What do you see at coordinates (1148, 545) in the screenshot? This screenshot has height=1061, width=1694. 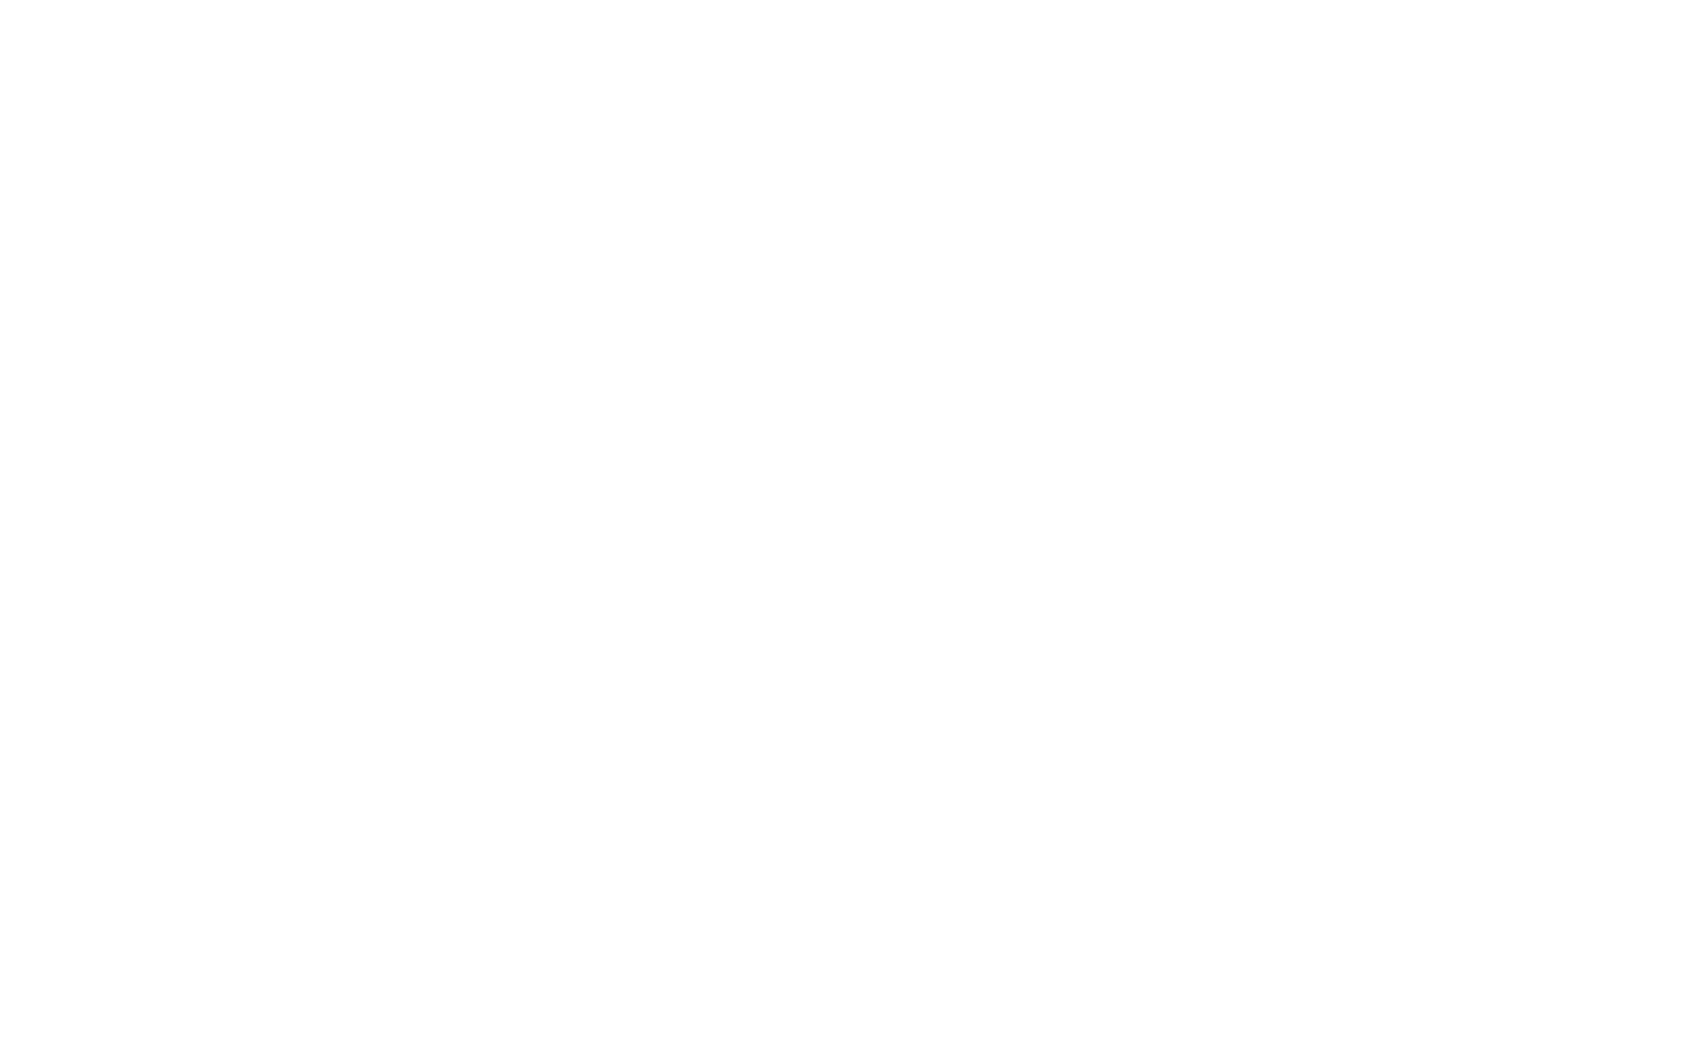 I see `'Ga door naar:'` at bounding box center [1148, 545].